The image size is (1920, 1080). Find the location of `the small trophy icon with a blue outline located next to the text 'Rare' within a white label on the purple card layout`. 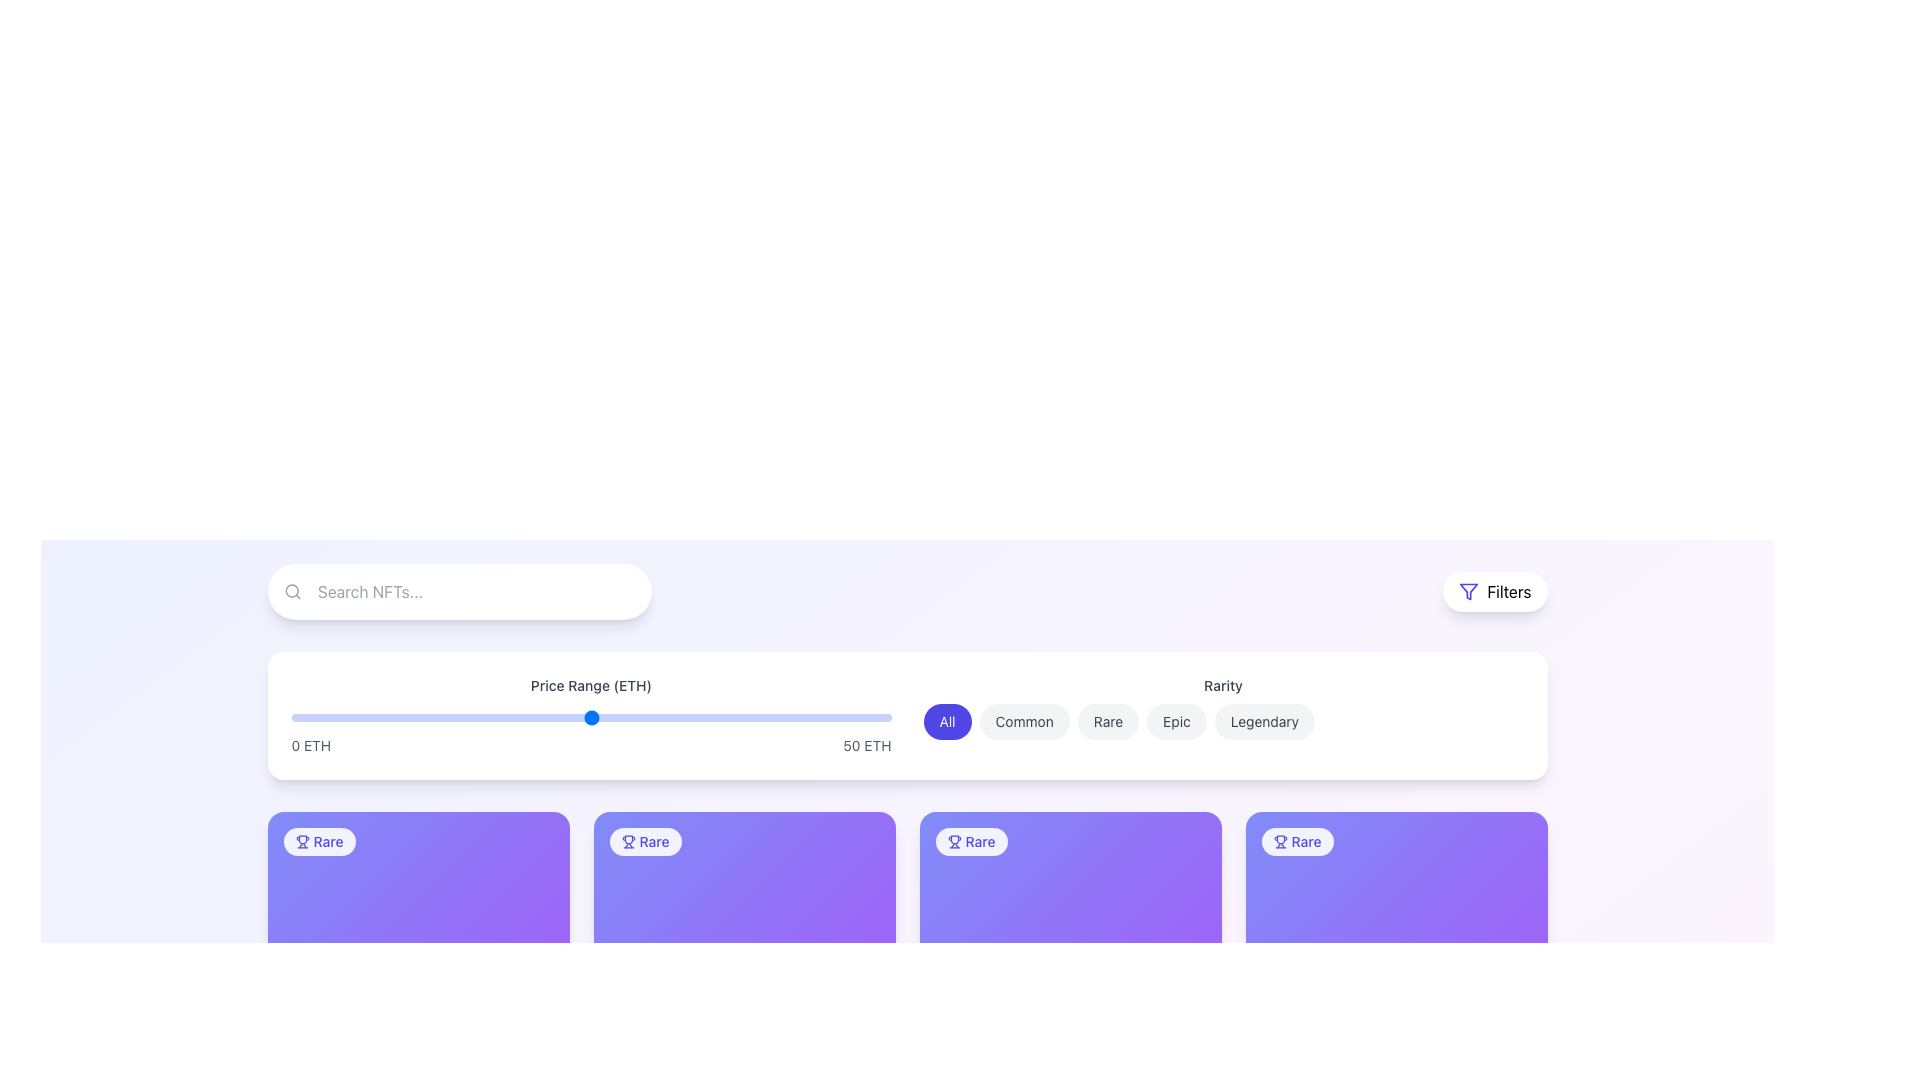

the small trophy icon with a blue outline located next to the text 'Rare' within a white label on the purple card layout is located at coordinates (301, 841).